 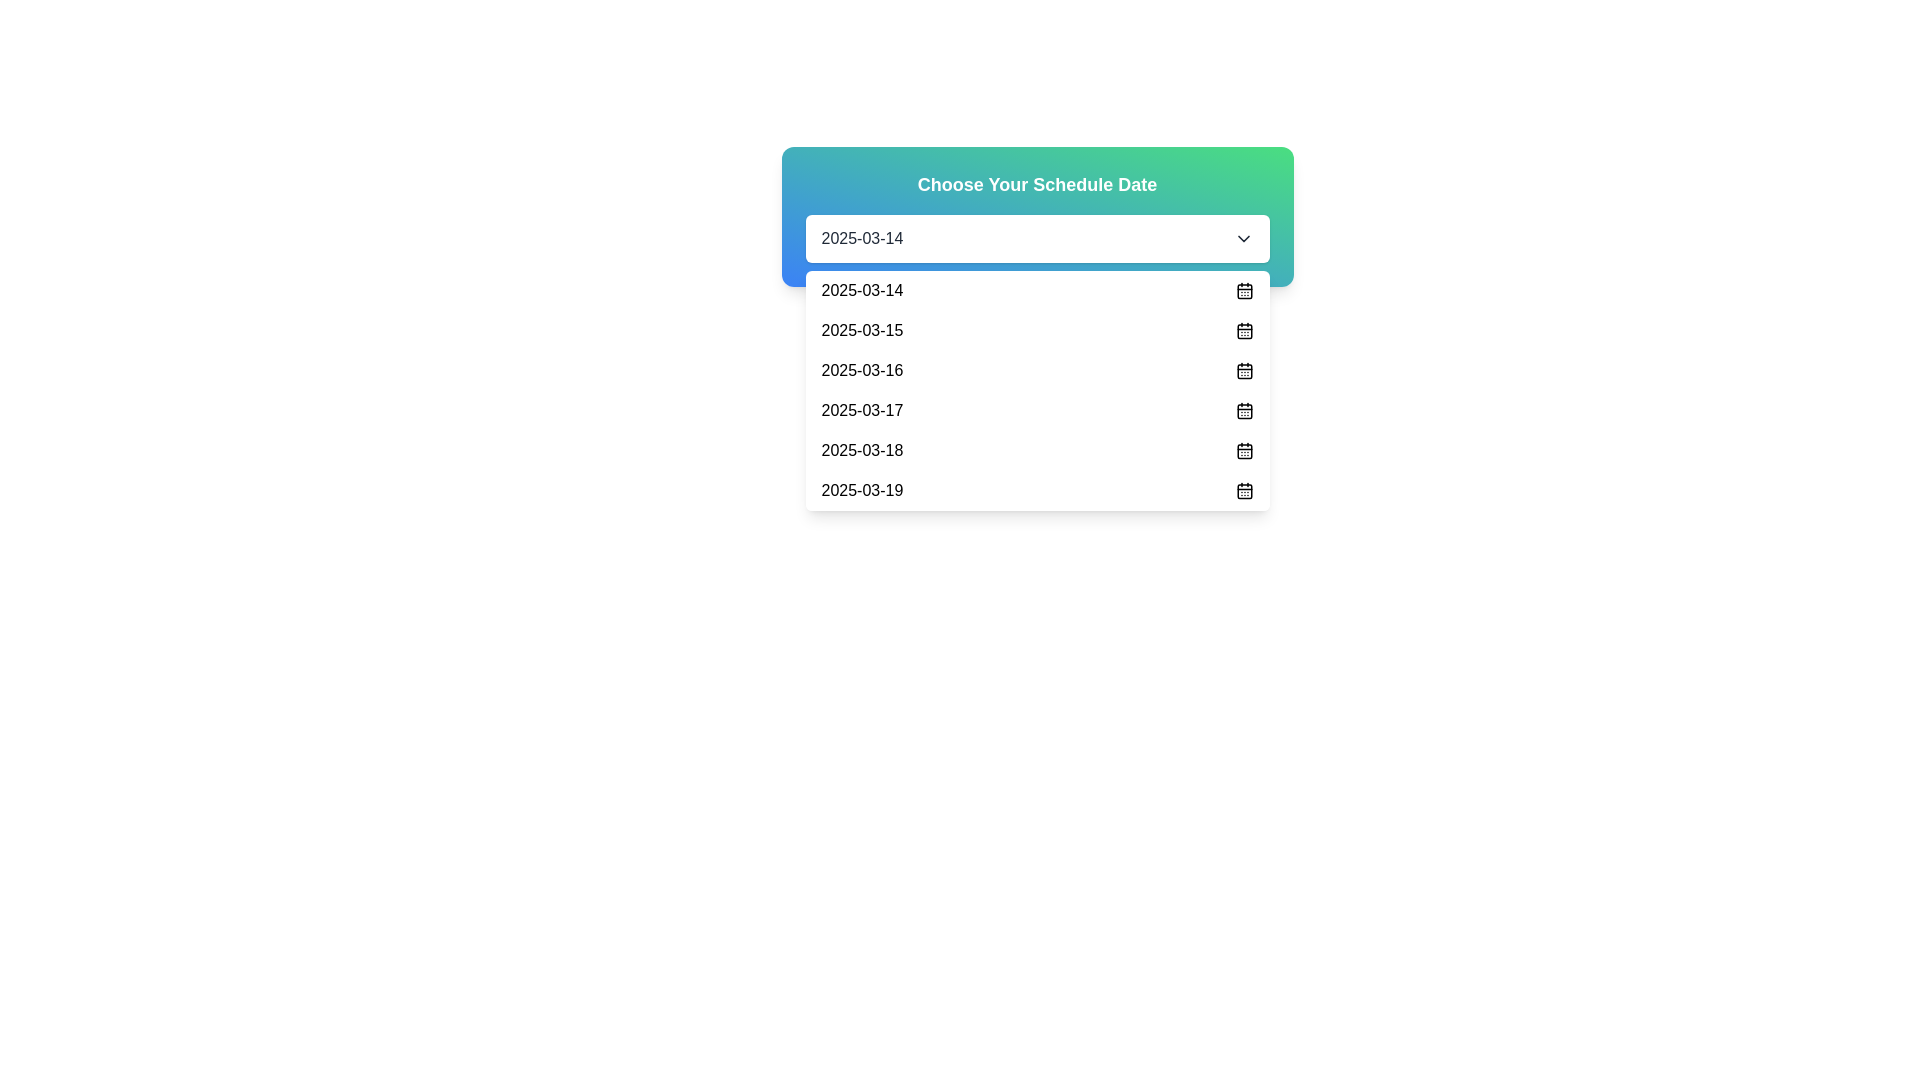 I want to click on the Calendar body region icon, which is part of the date picker functionality located in the dropdown menu of dates, to the right of '2025-03-18', so click(x=1243, y=451).